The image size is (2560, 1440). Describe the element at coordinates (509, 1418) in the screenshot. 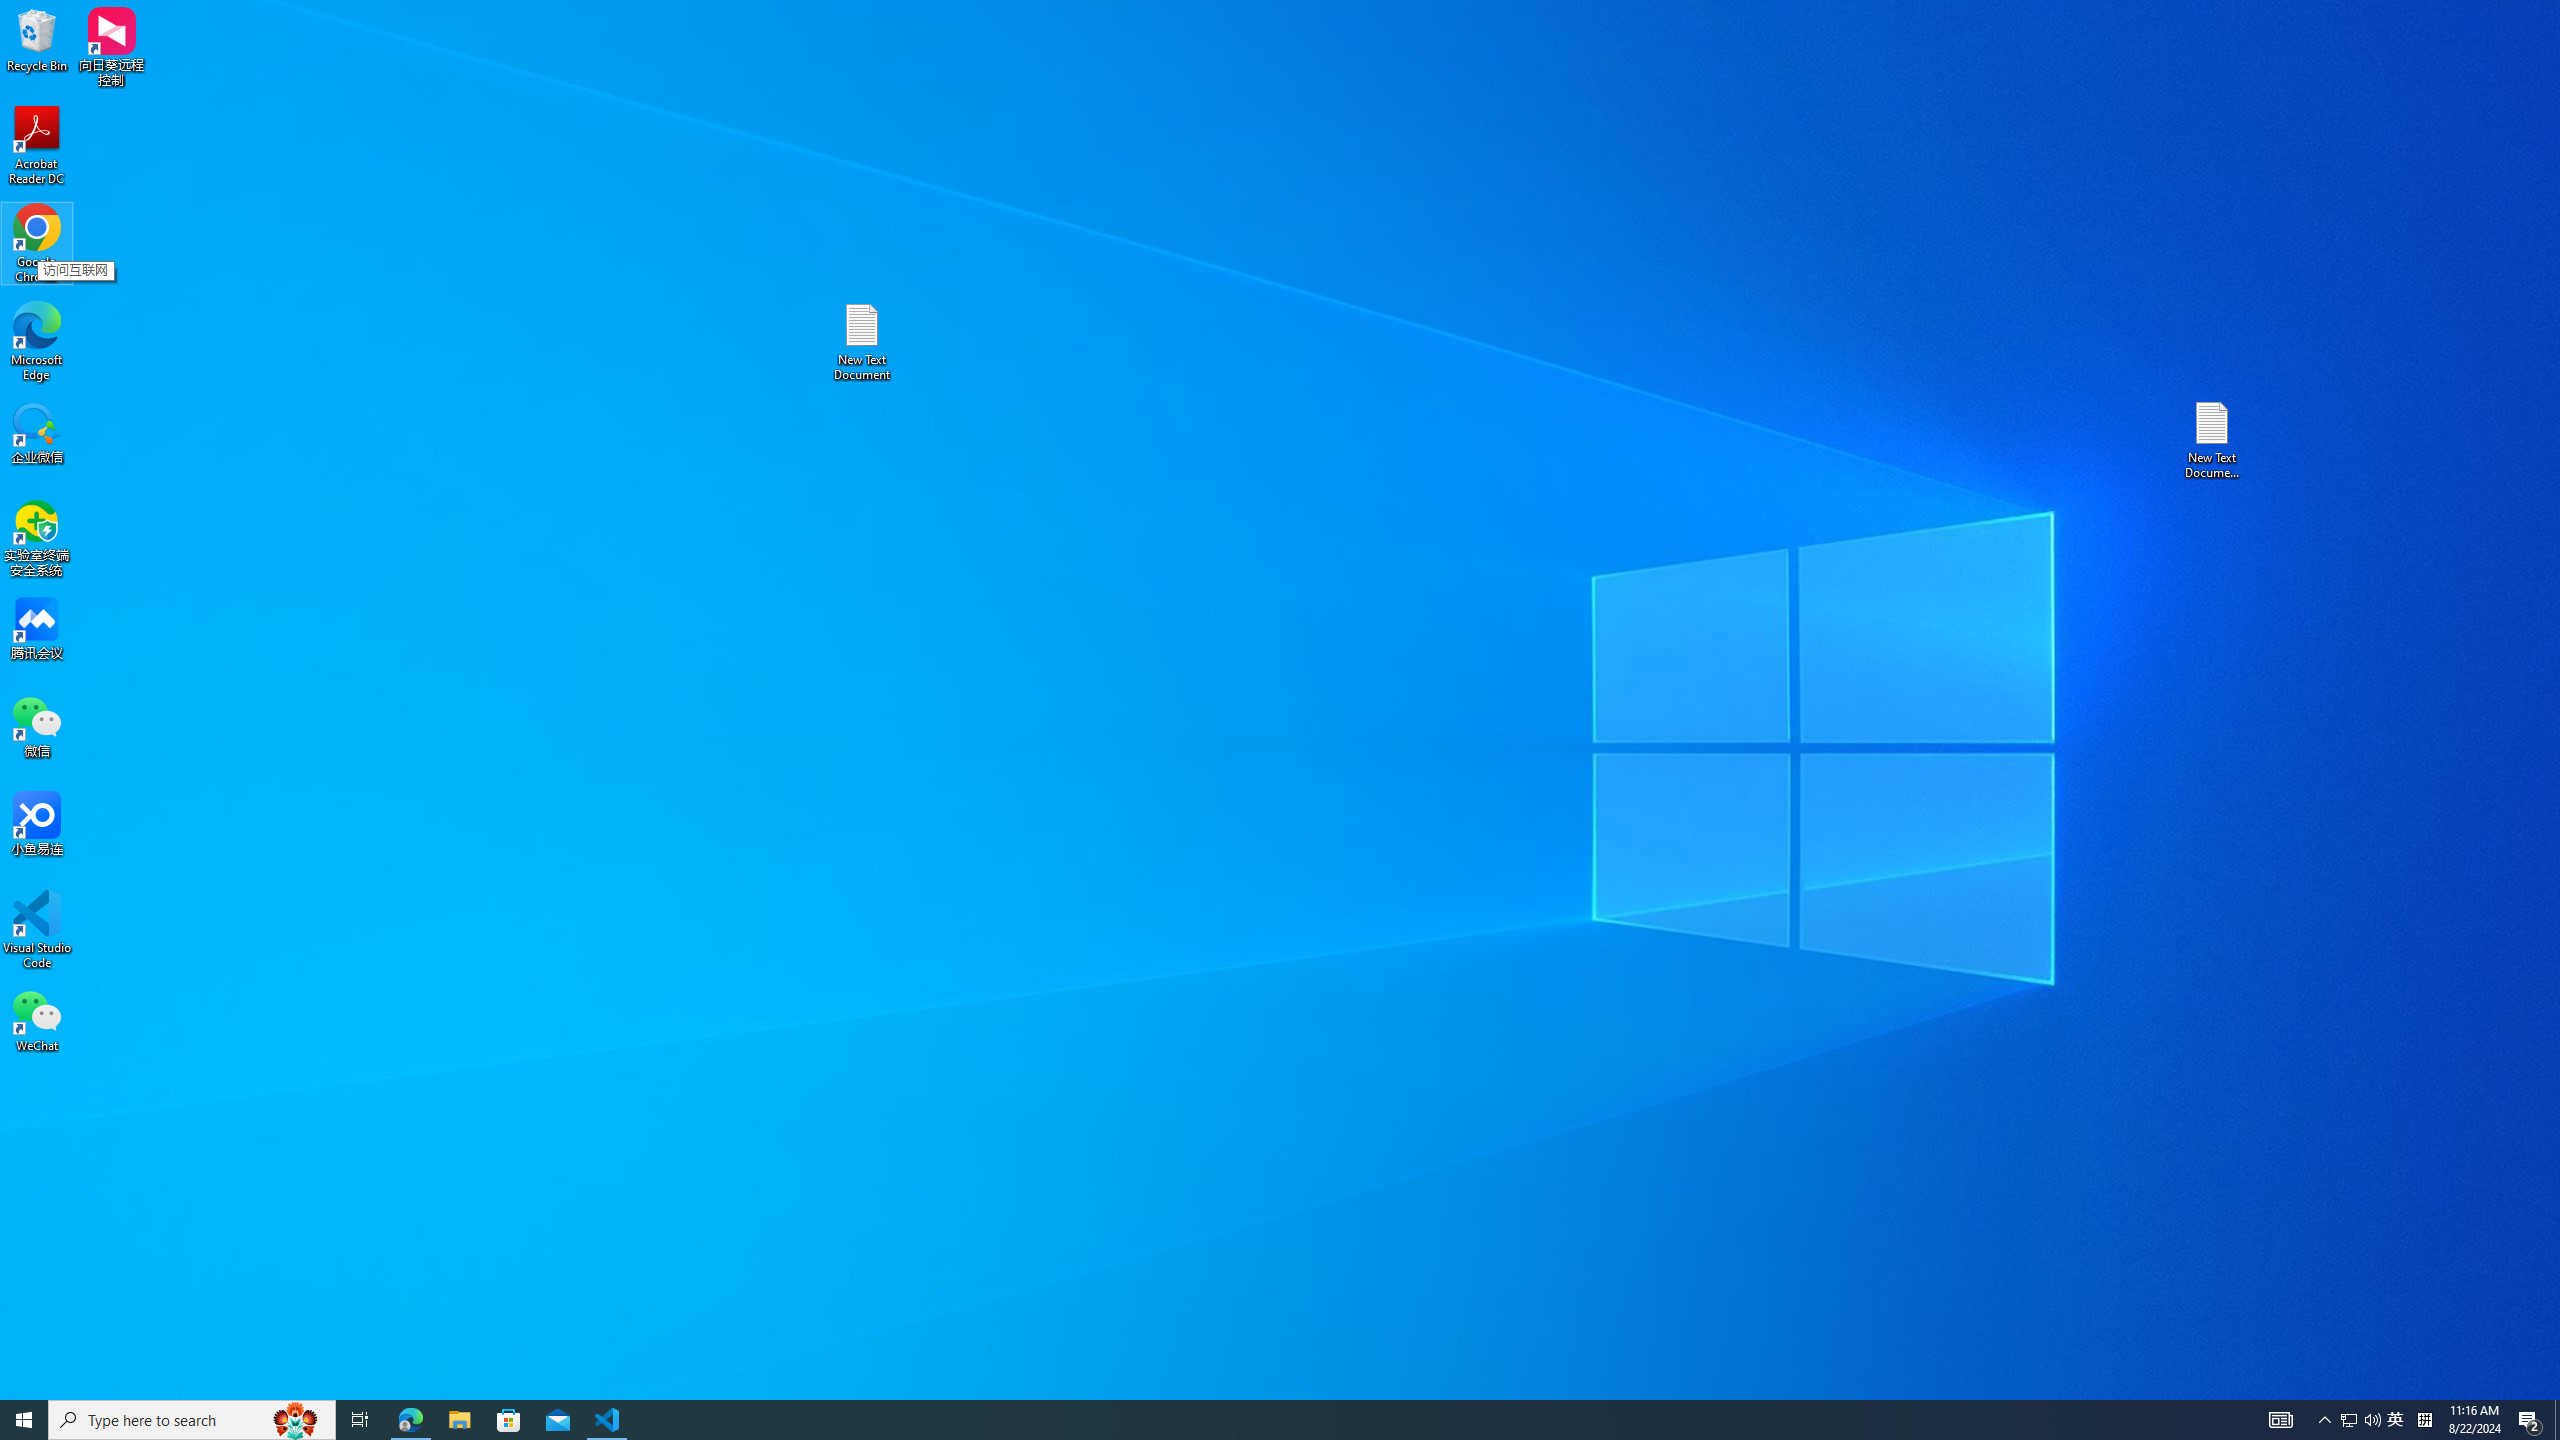

I see `'Microsoft Store'` at that location.